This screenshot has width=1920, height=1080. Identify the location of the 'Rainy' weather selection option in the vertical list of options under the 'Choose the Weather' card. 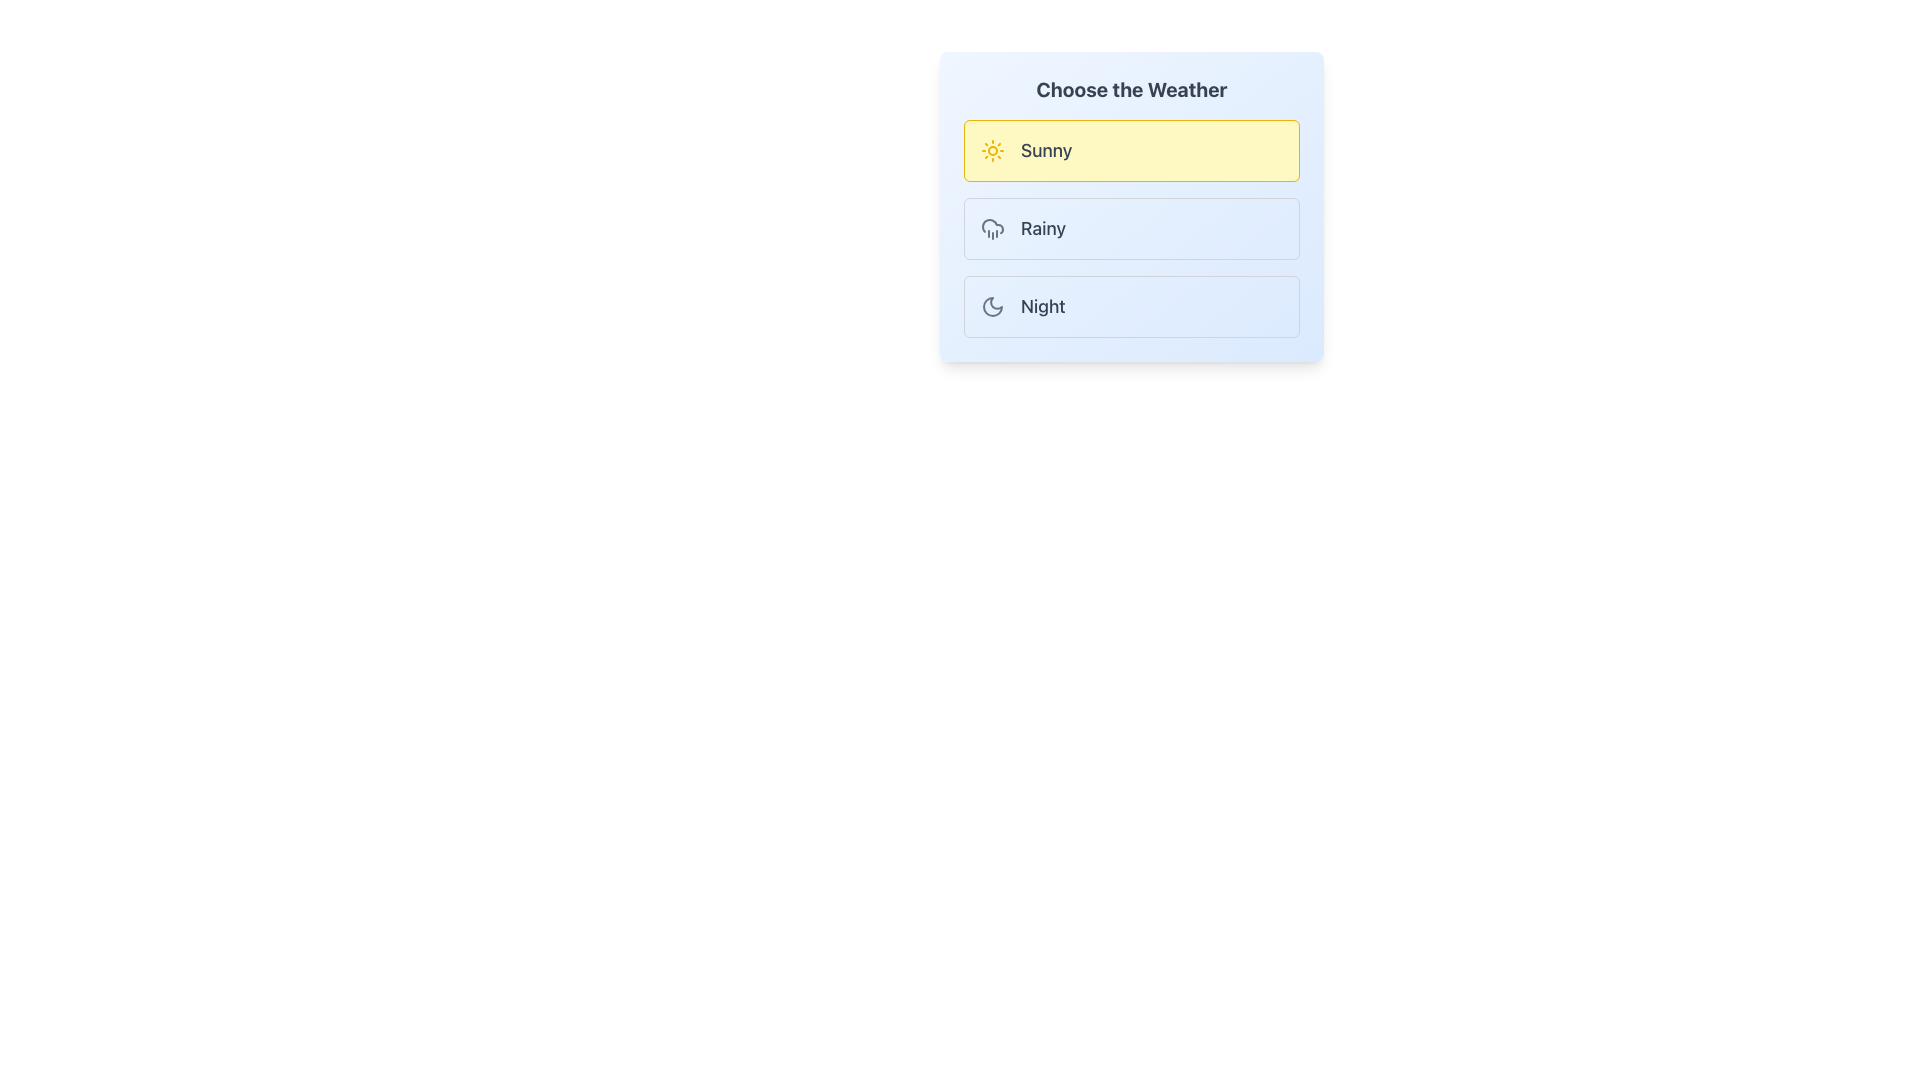
(1132, 207).